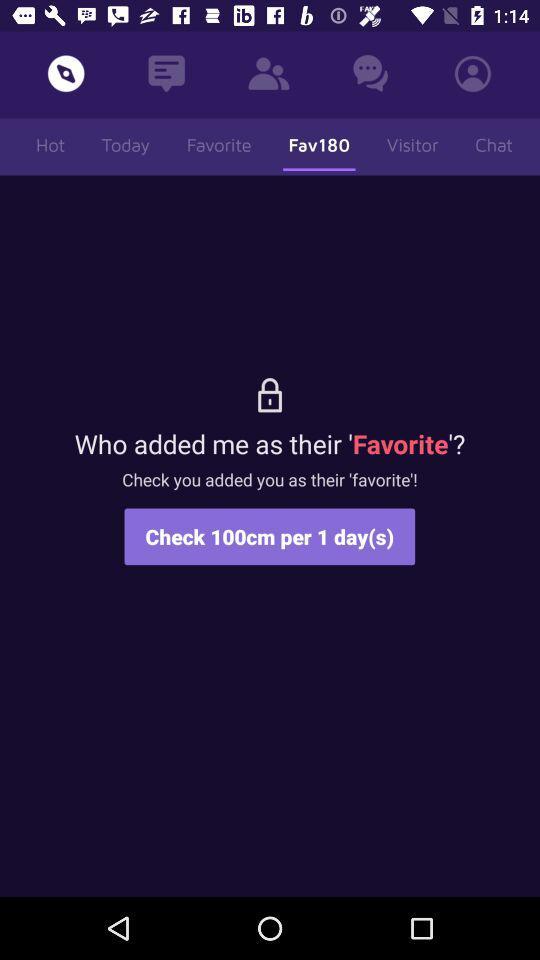  I want to click on check 100cm per, so click(269, 535).